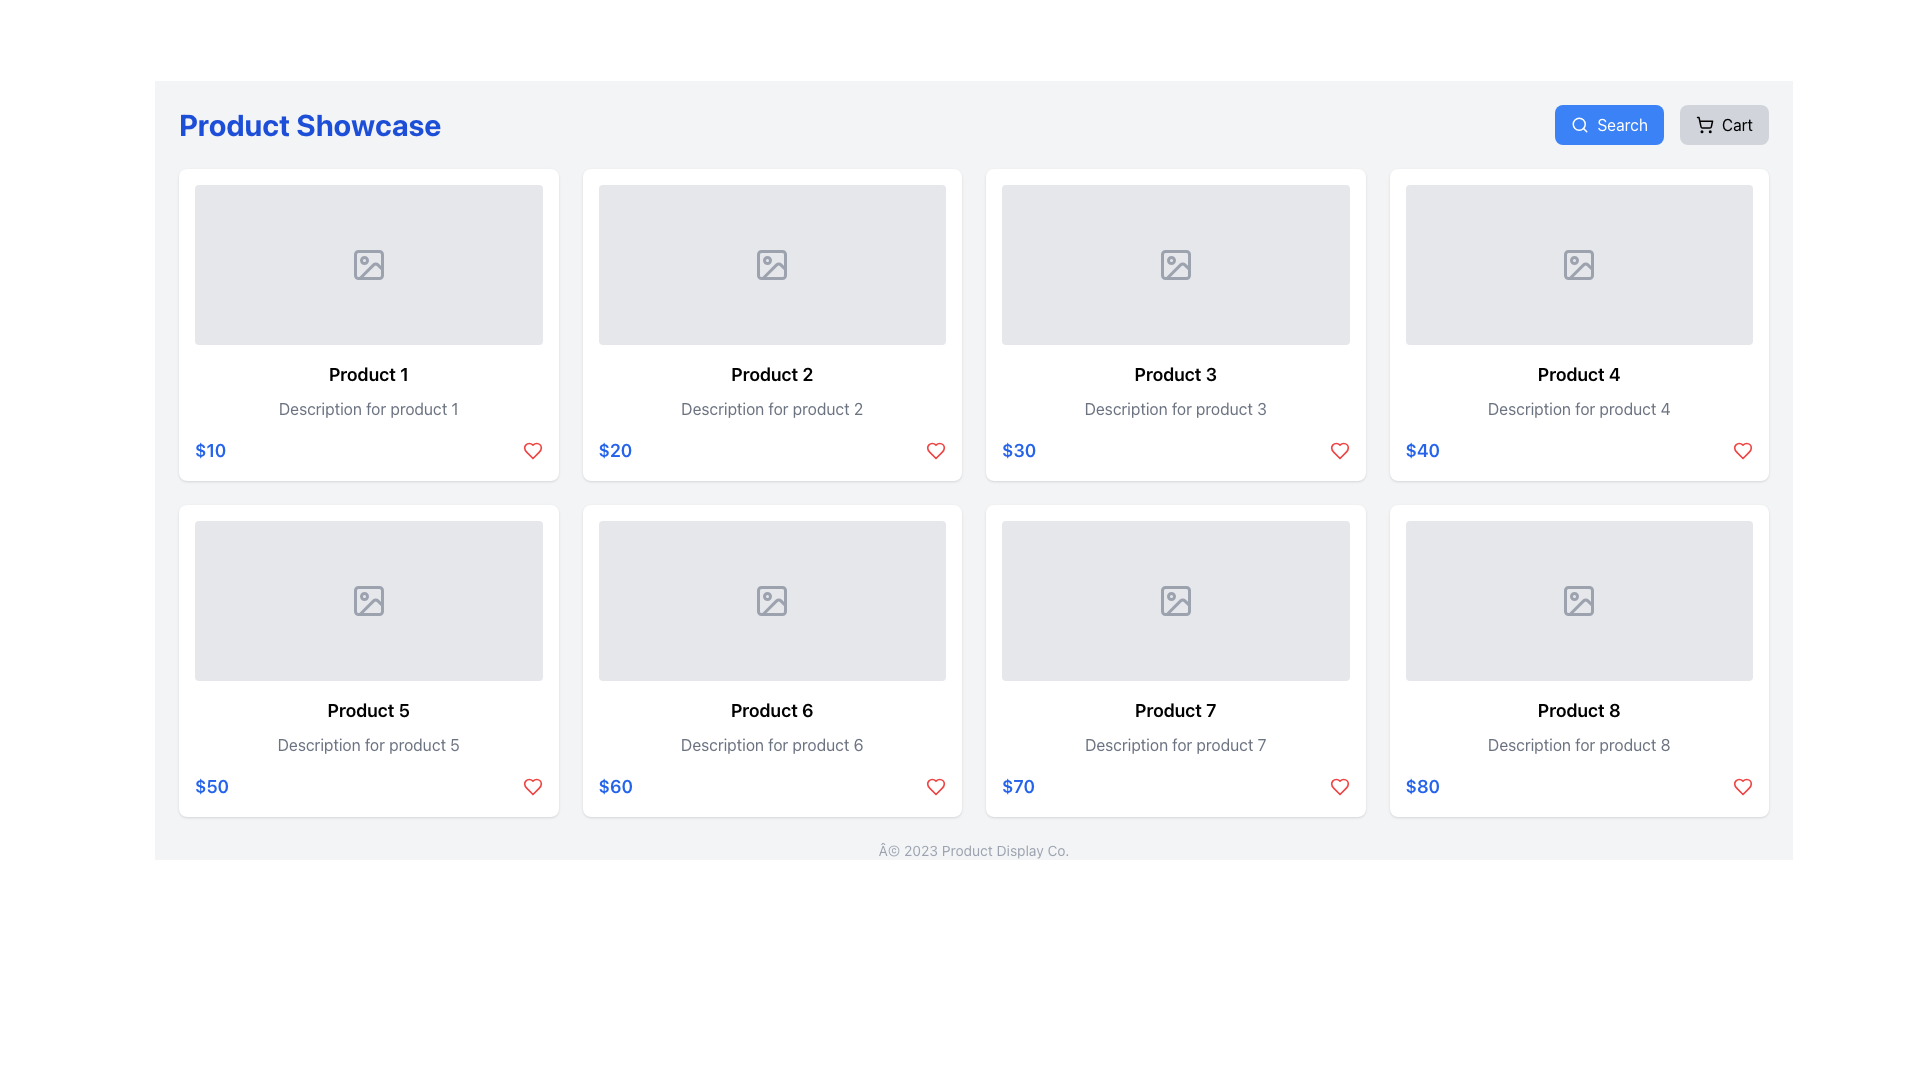 The height and width of the screenshot is (1080, 1920). Describe the element at coordinates (368, 264) in the screenshot. I see `the image placeholder for 'Product 1', which occupies the majority of the horizontal space in the upper section of the card` at that location.